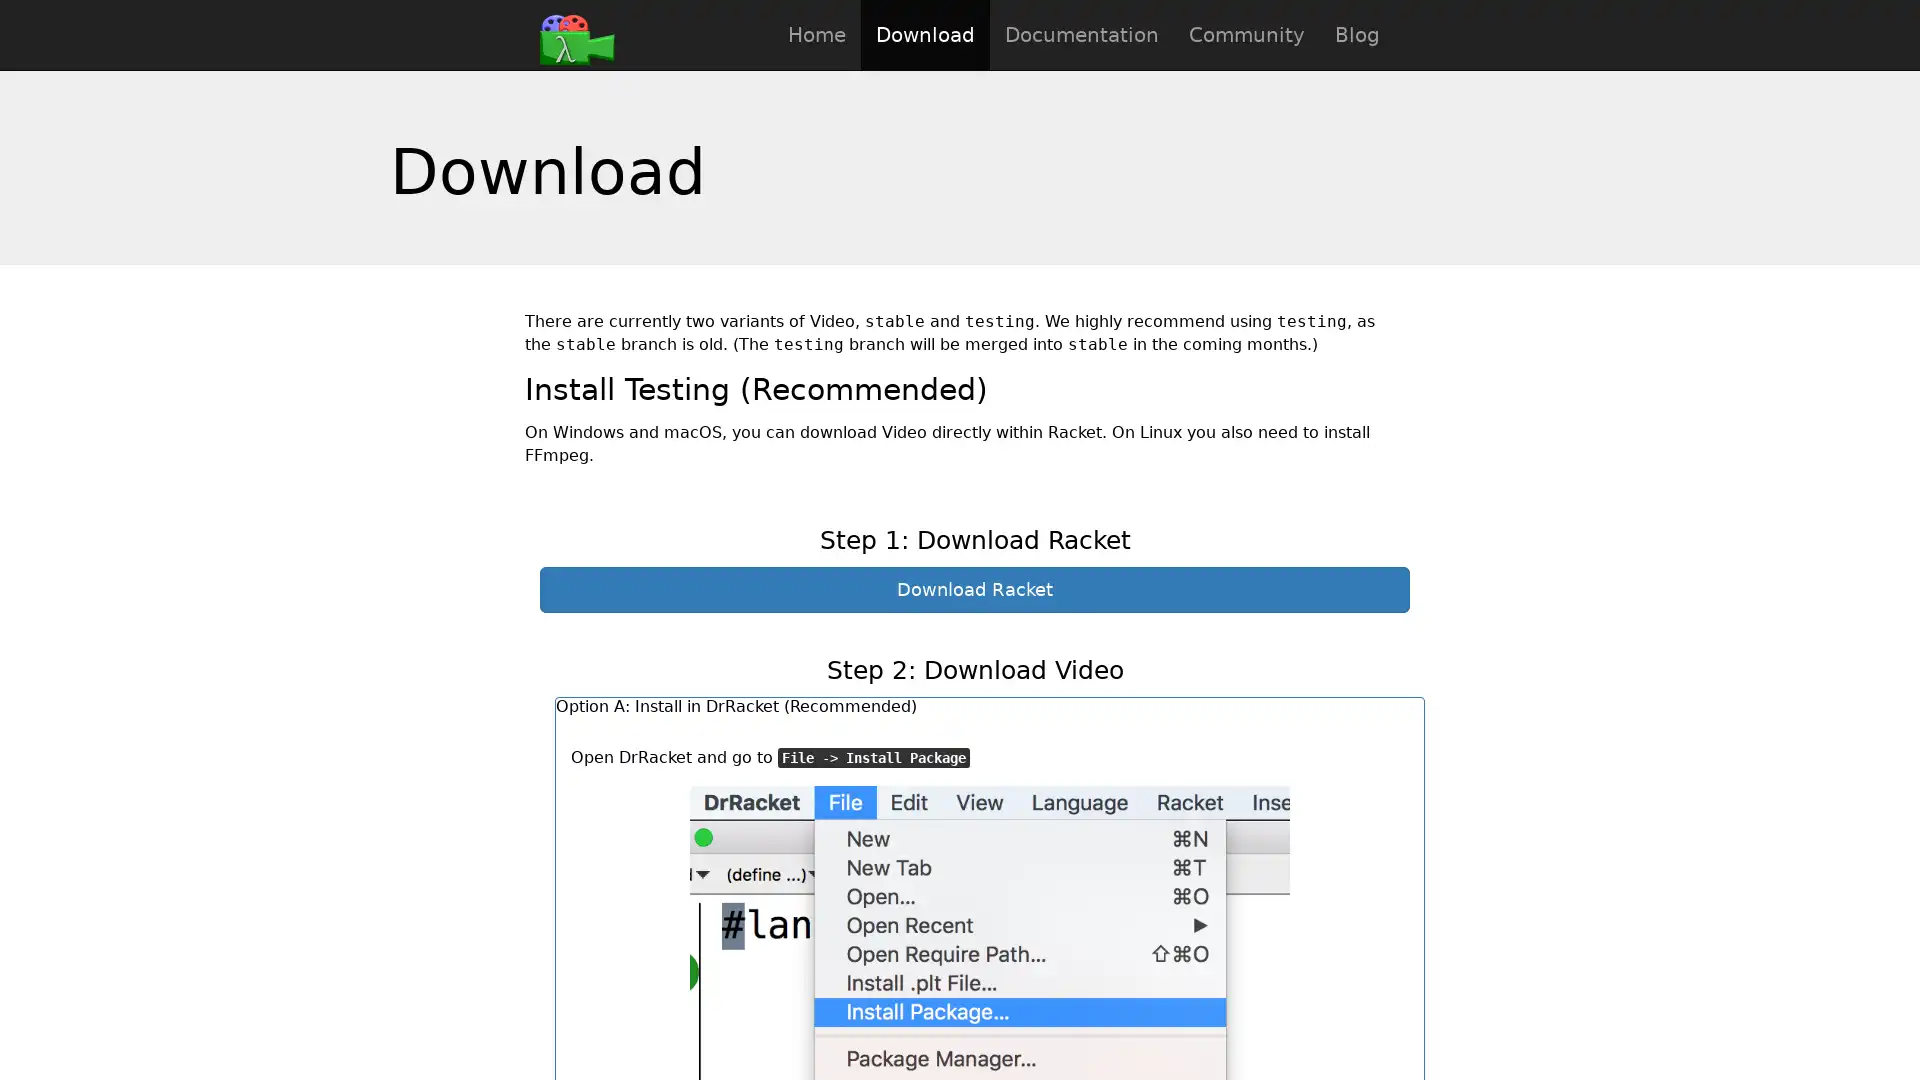 This screenshot has height=1080, width=1920. I want to click on Download Racket, so click(974, 589).